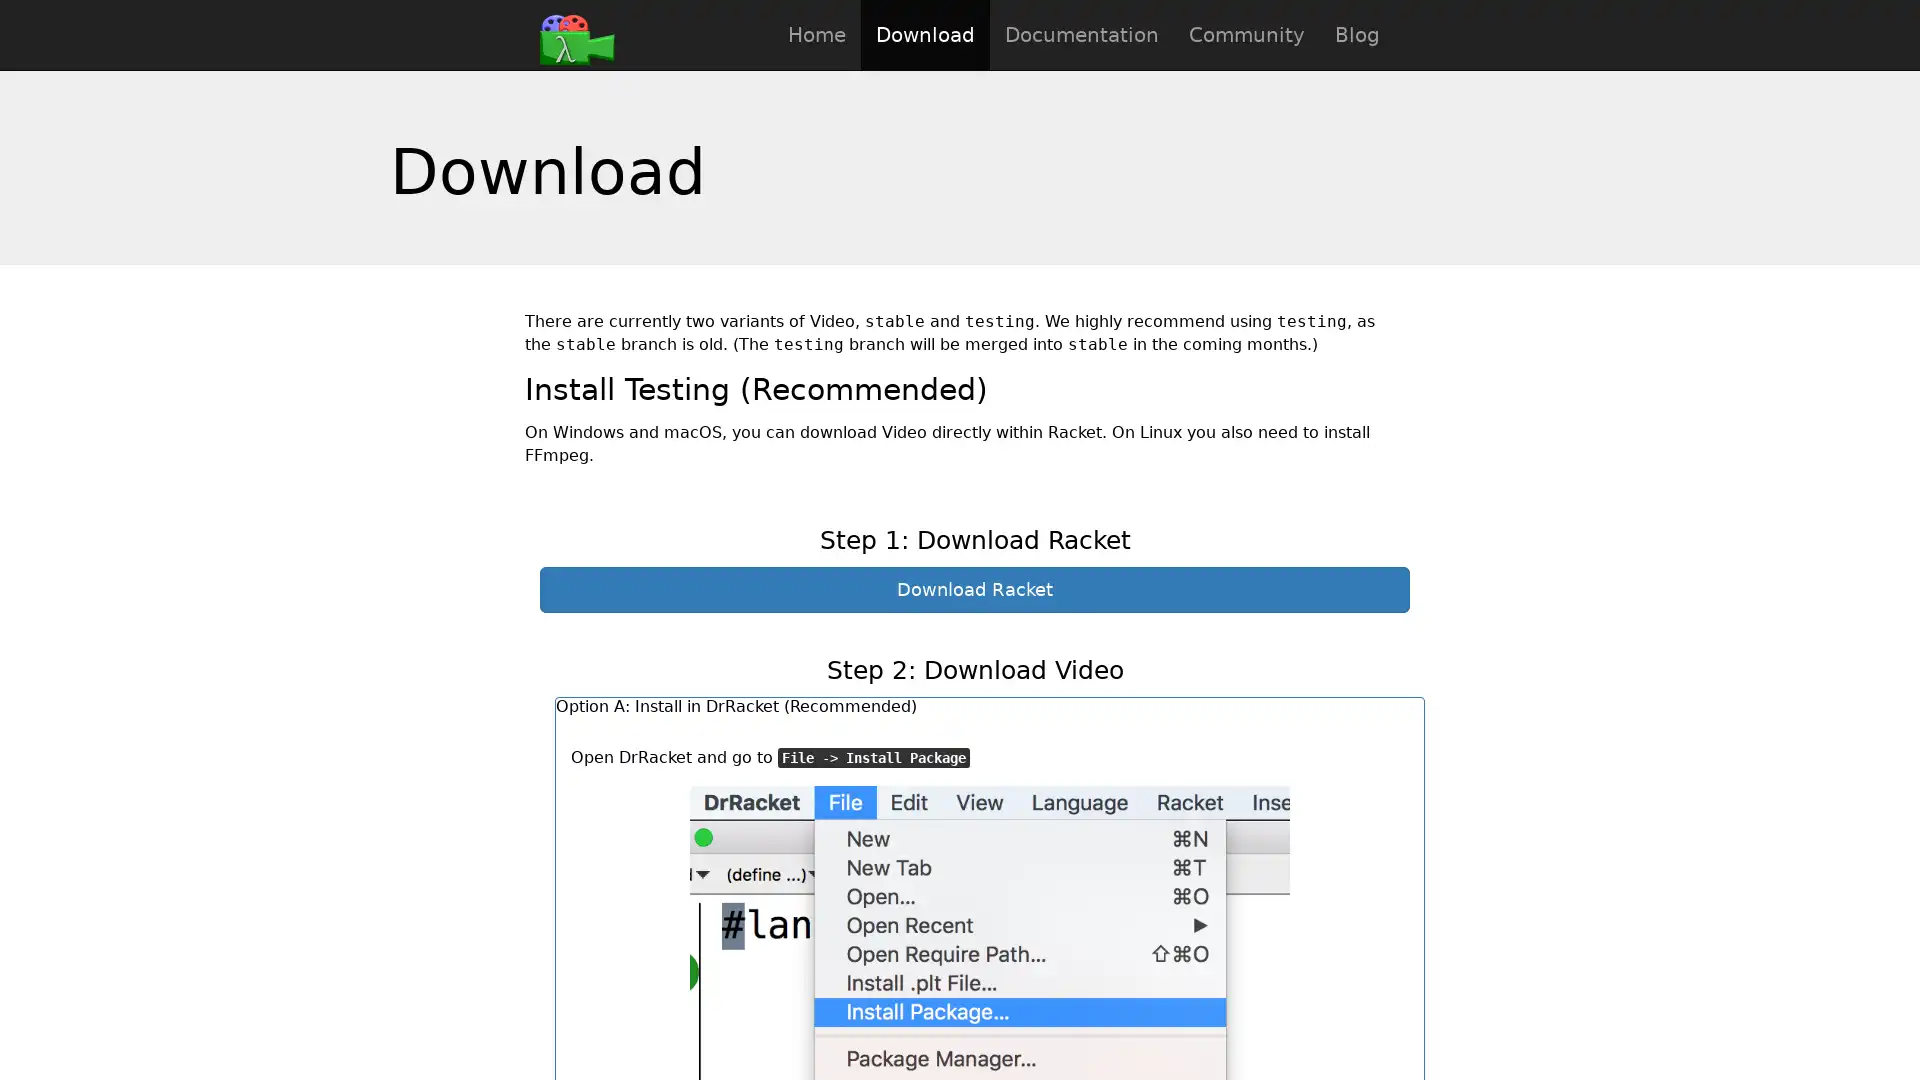 This screenshot has height=1080, width=1920. I want to click on Download Racket, so click(974, 589).